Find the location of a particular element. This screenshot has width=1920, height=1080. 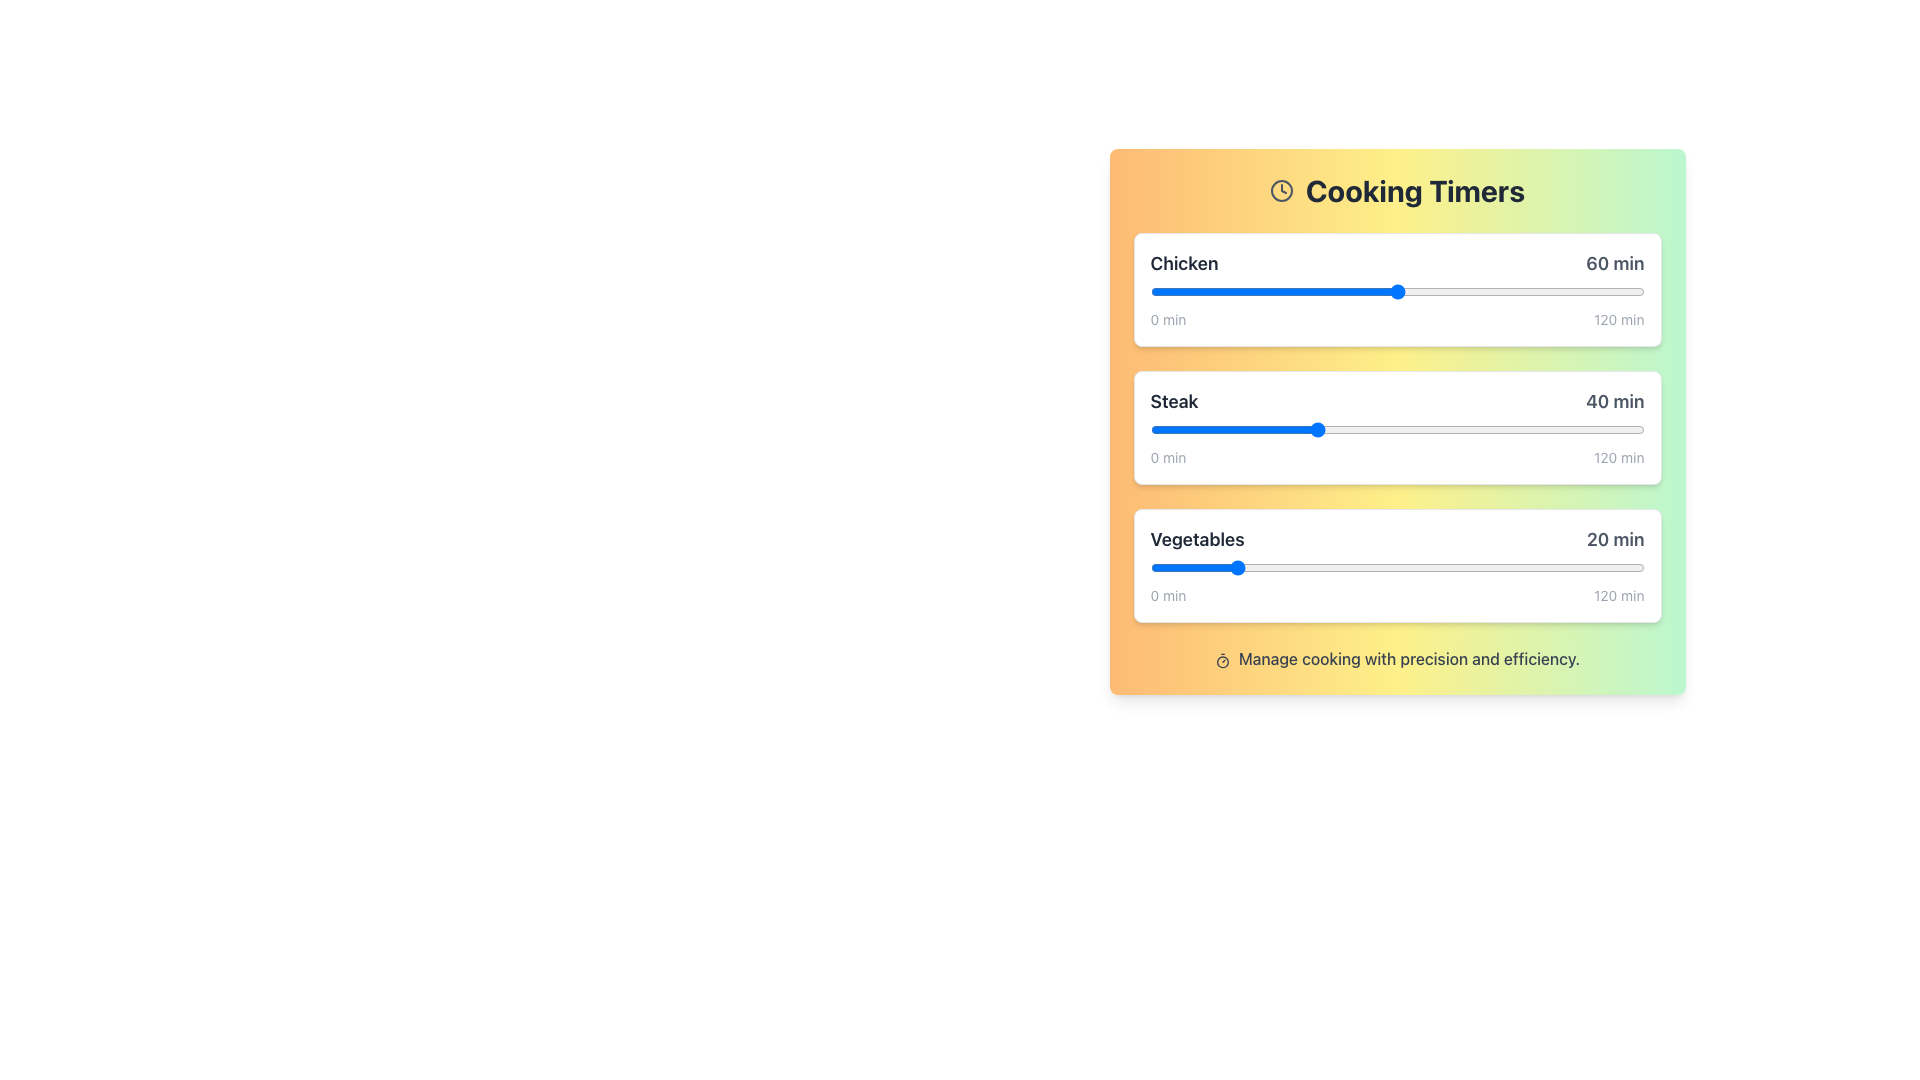

cooking time for steak is located at coordinates (1380, 428).